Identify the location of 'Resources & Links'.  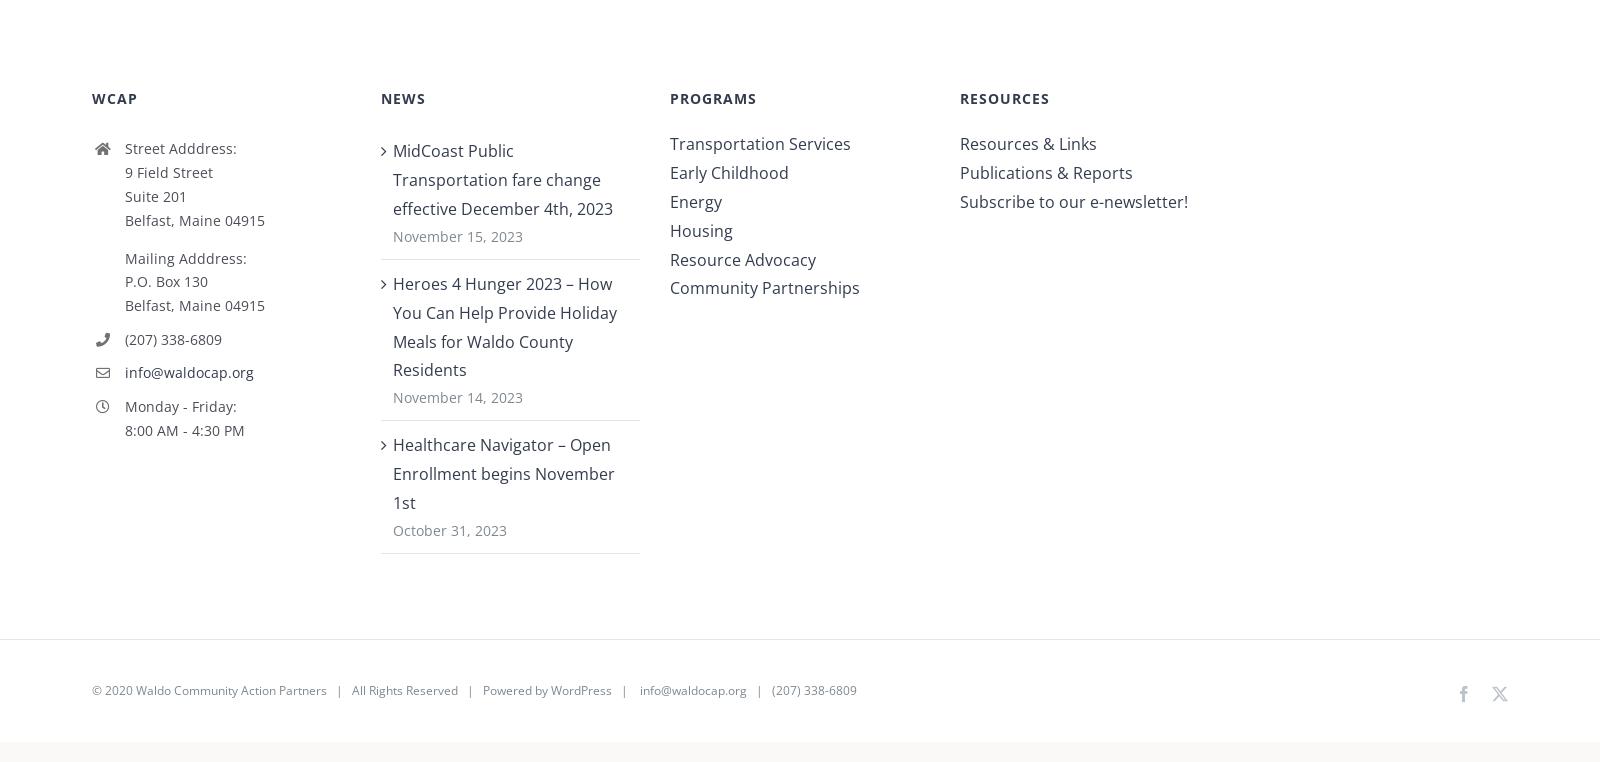
(1027, 151).